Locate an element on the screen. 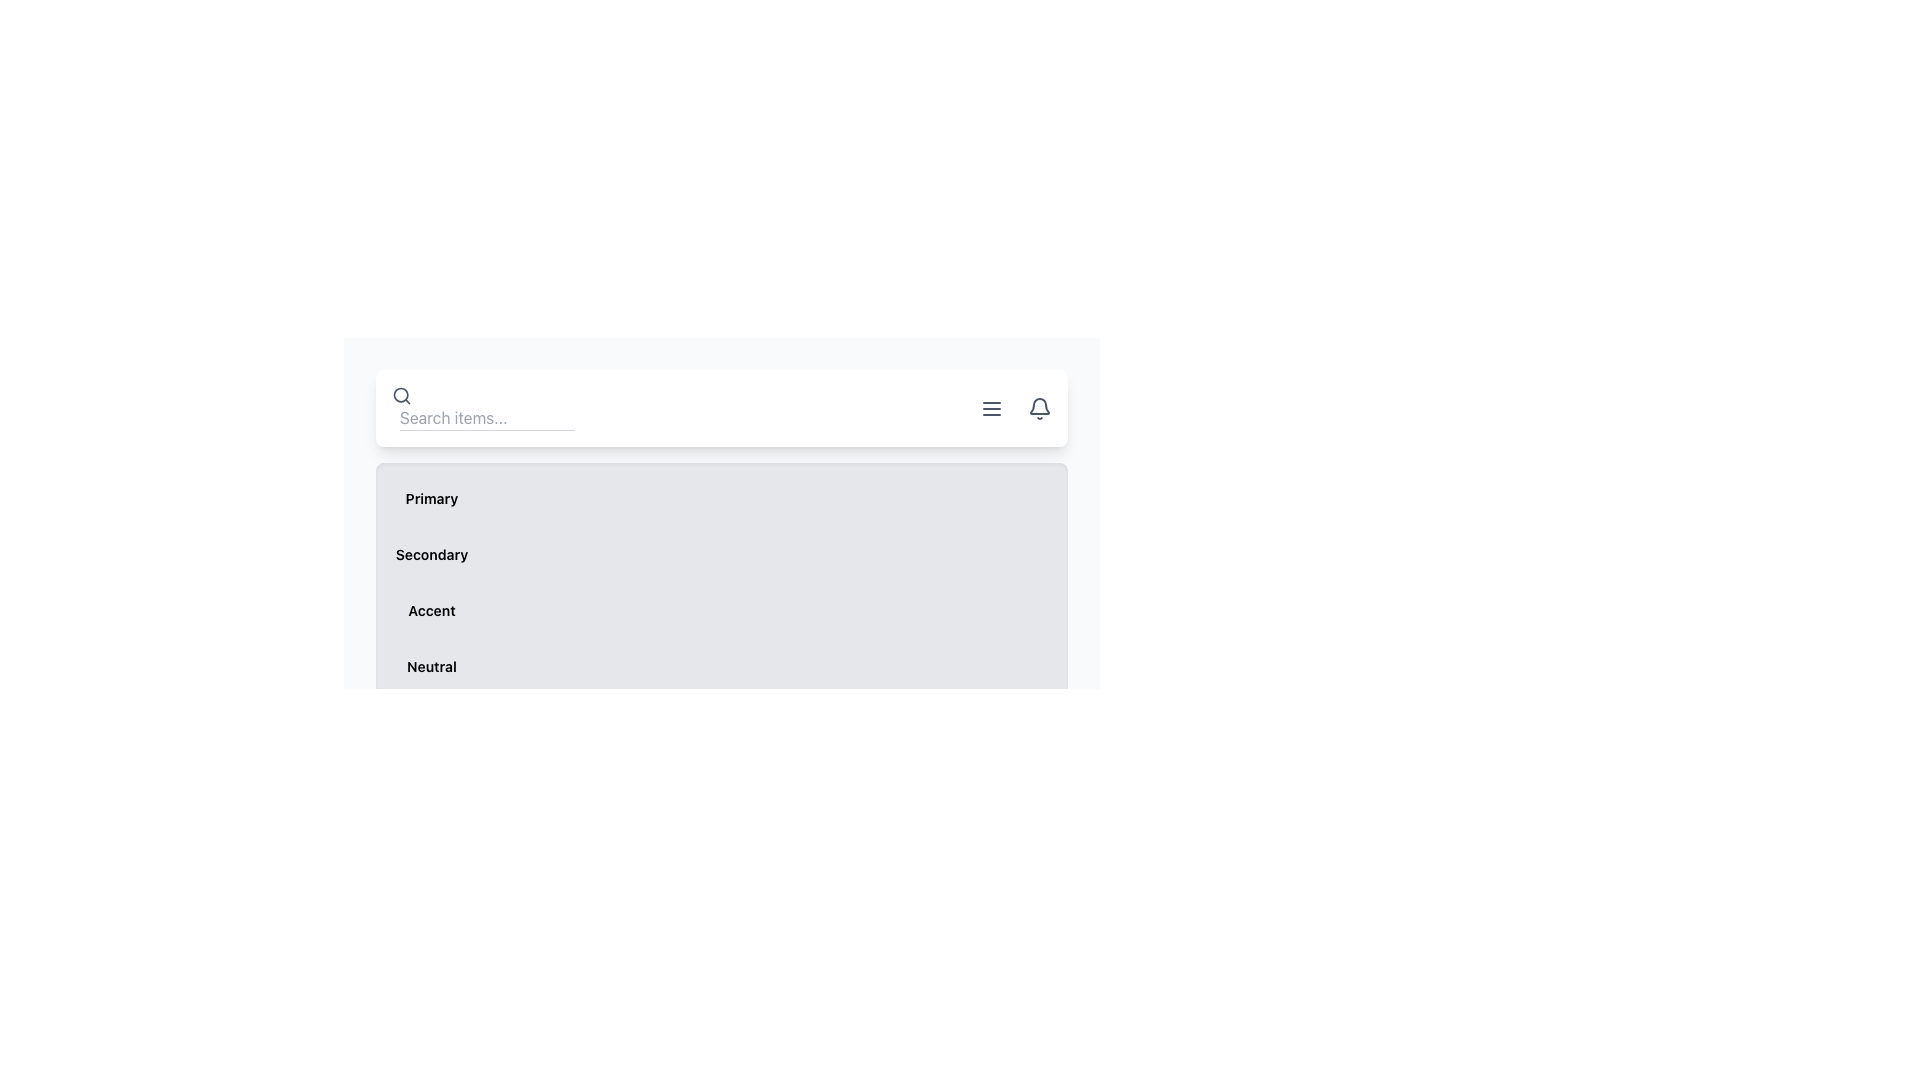 This screenshot has width=1920, height=1080. the static text label representing the category 'Accent', which is the third label in a vertical list of labels is located at coordinates (431, 609).